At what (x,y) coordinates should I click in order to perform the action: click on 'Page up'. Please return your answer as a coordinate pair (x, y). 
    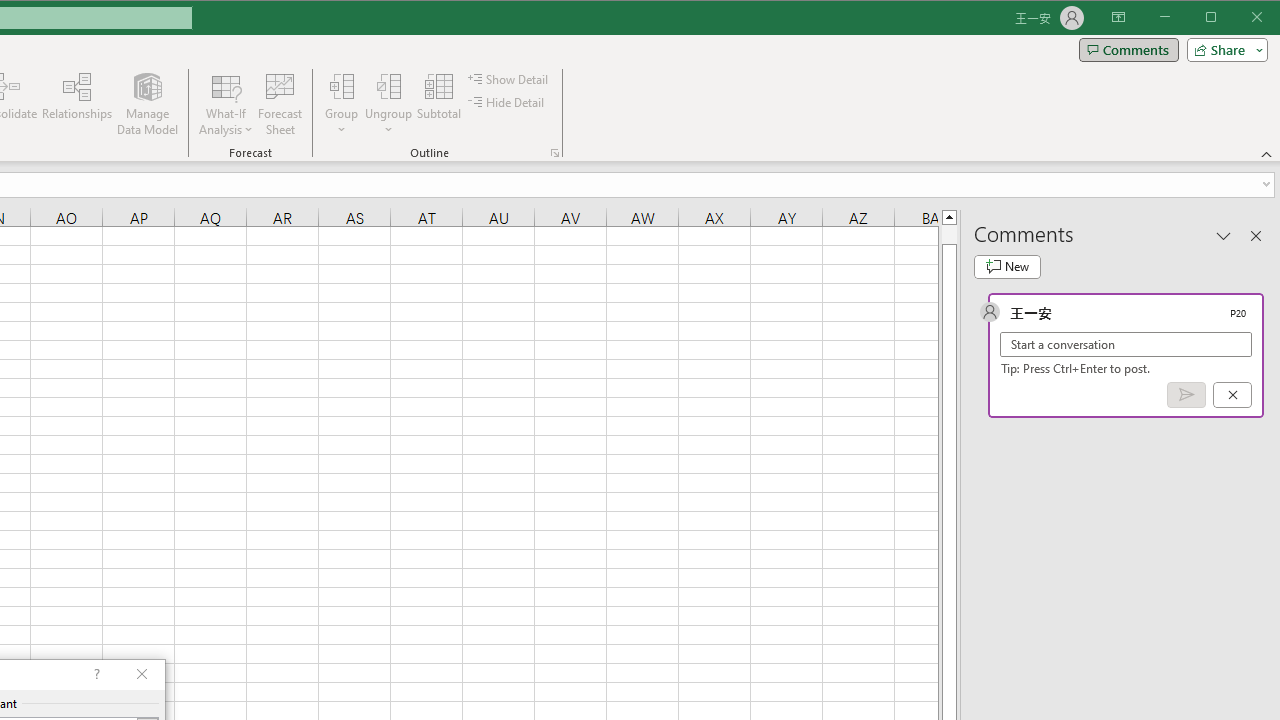
    Looking at the image, I should click on (948, 233).